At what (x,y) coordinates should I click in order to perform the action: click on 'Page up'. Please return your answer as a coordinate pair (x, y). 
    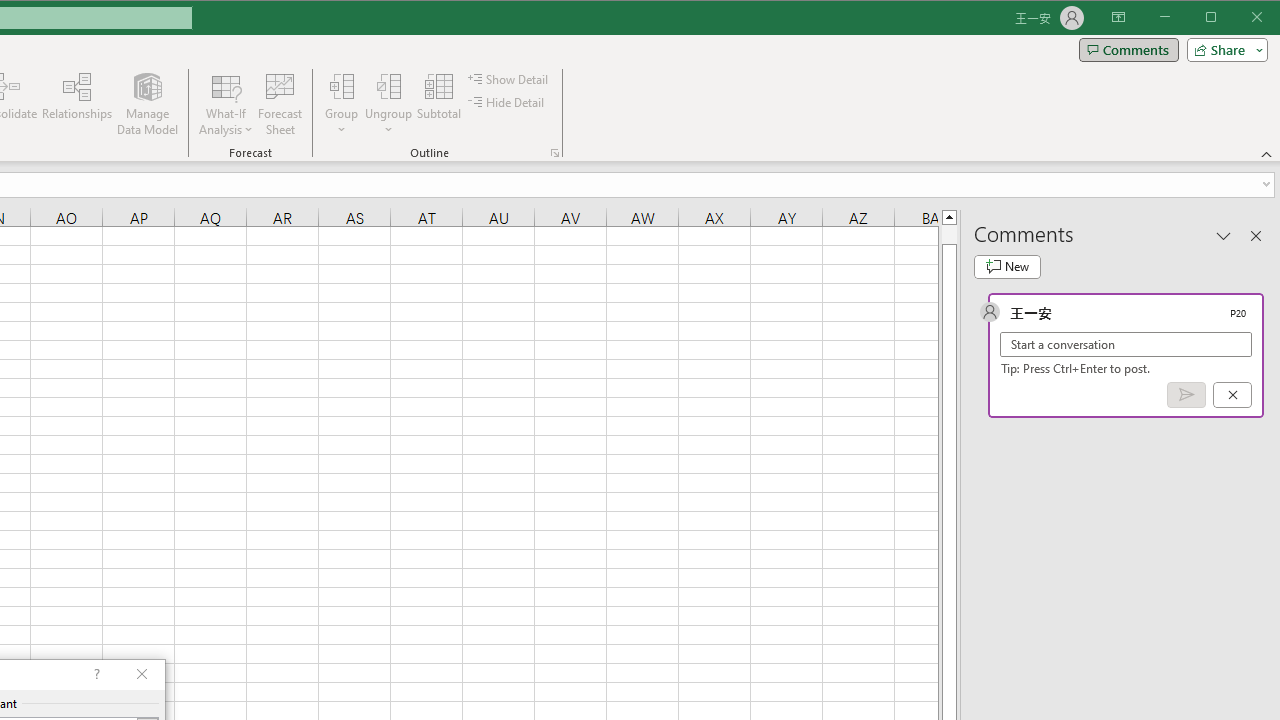
    Looking at the image, I should click on (948, 233).